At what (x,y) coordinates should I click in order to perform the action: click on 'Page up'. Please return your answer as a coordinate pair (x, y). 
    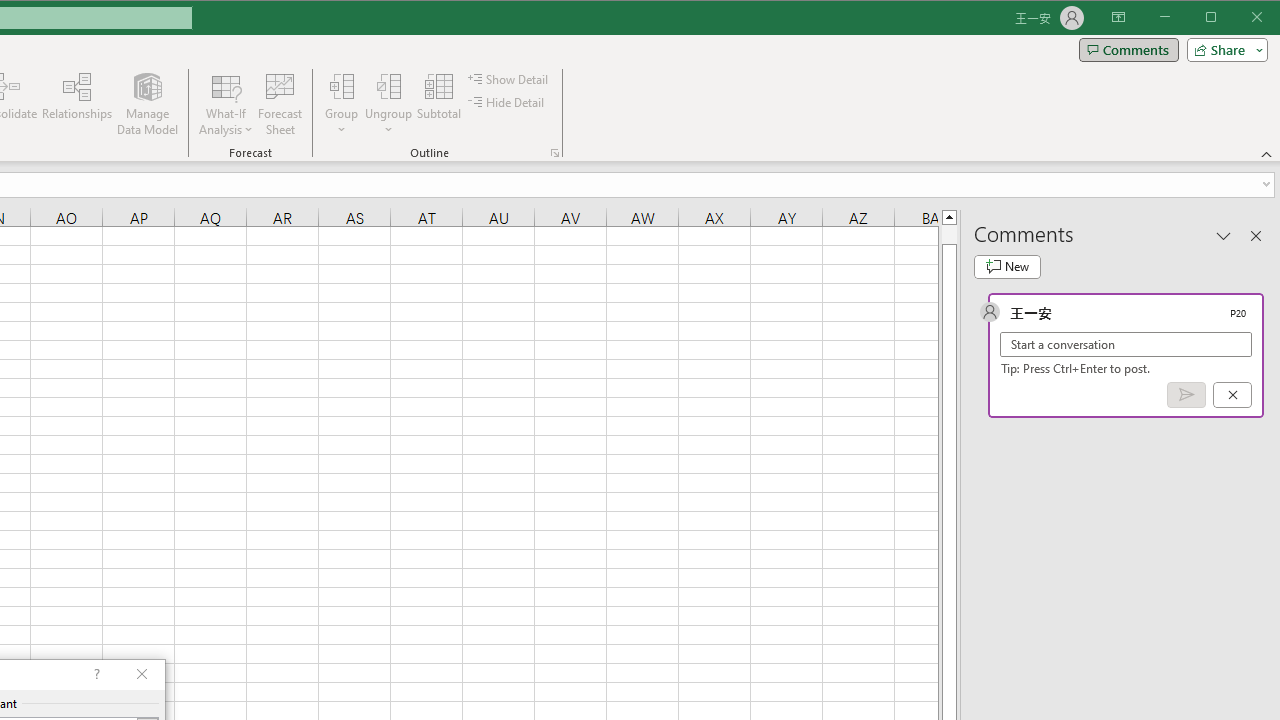
    Looking at the image, I should click on (948, 233).